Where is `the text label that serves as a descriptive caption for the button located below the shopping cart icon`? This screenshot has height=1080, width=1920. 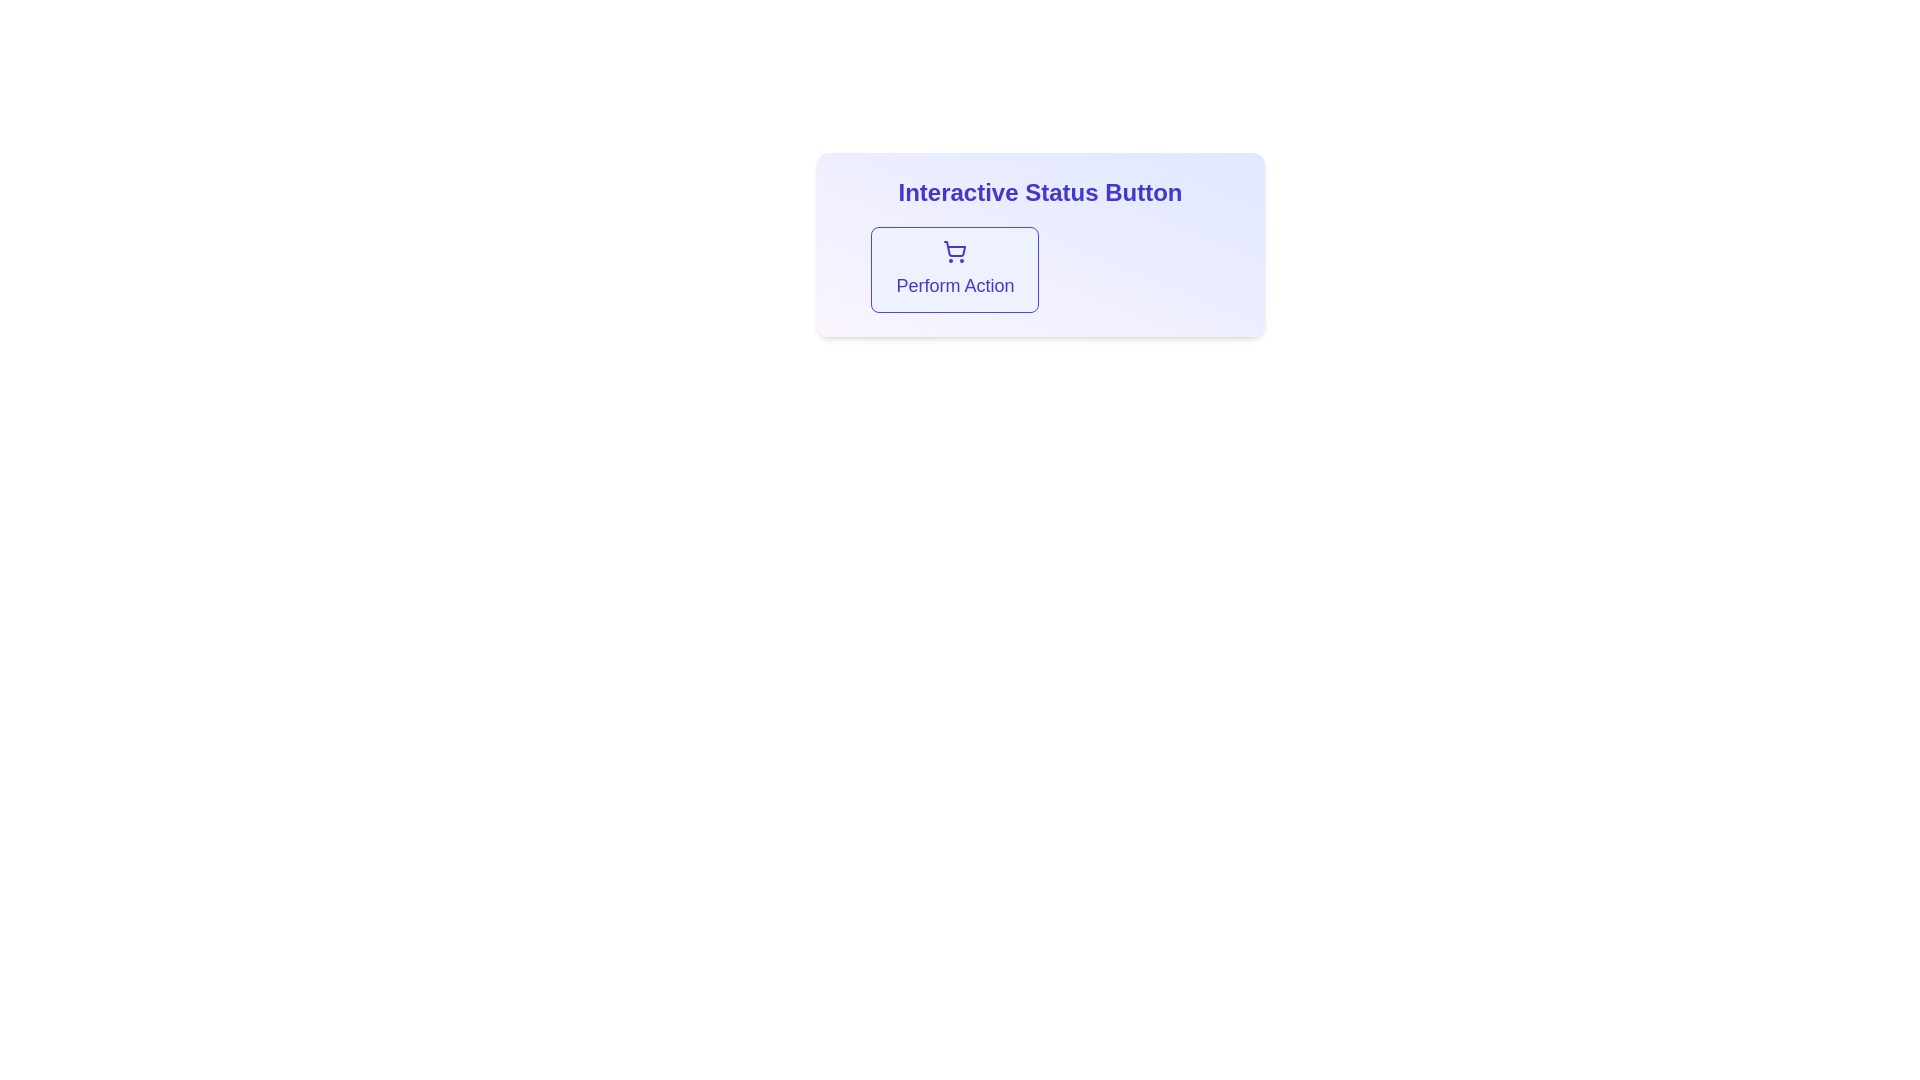
the text label that serves as a descriptive caption for the button located below the shopping cart icon is located at coordinates (954, 285).